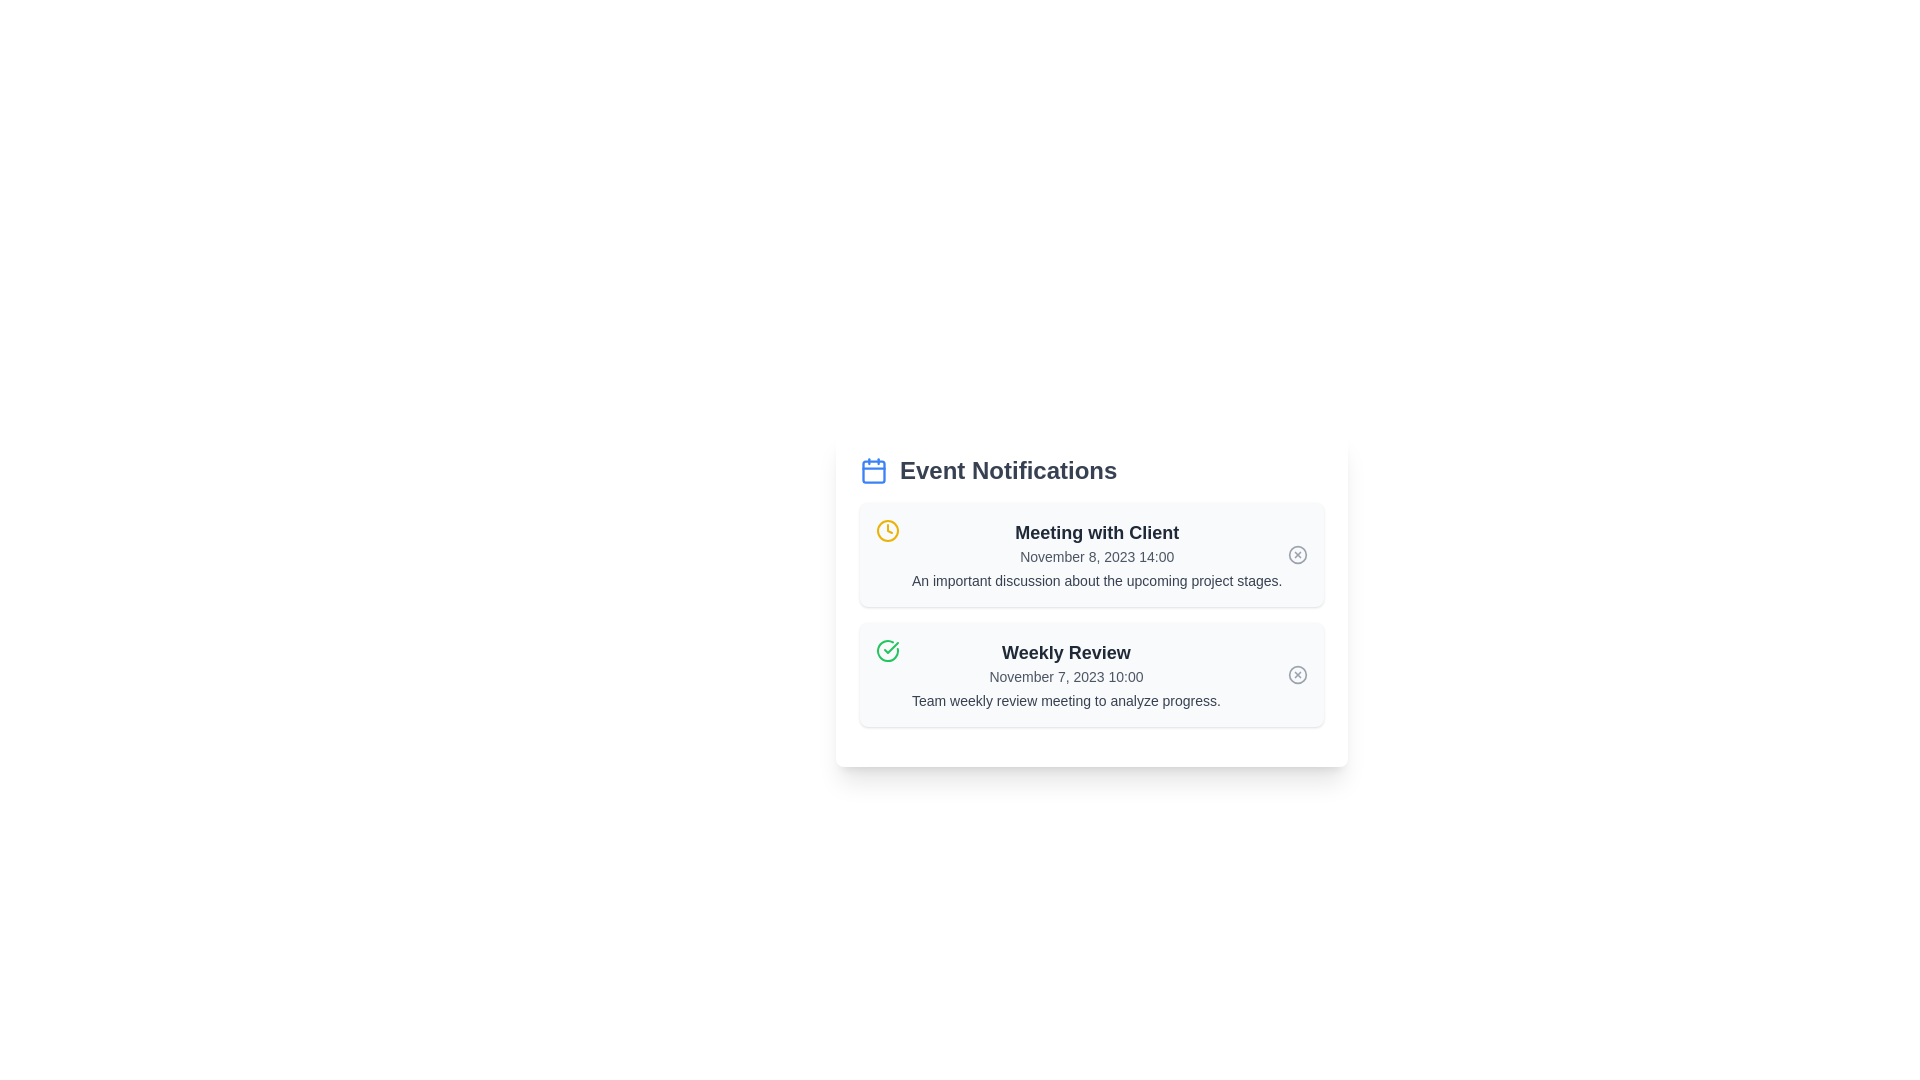 The image size is (1920, 1080). What do you see at coordinates (1297, 675) in the screenshot?
I see `delete button for the notification titled 'Weekly Review'` at bounding box center [1297, 675].